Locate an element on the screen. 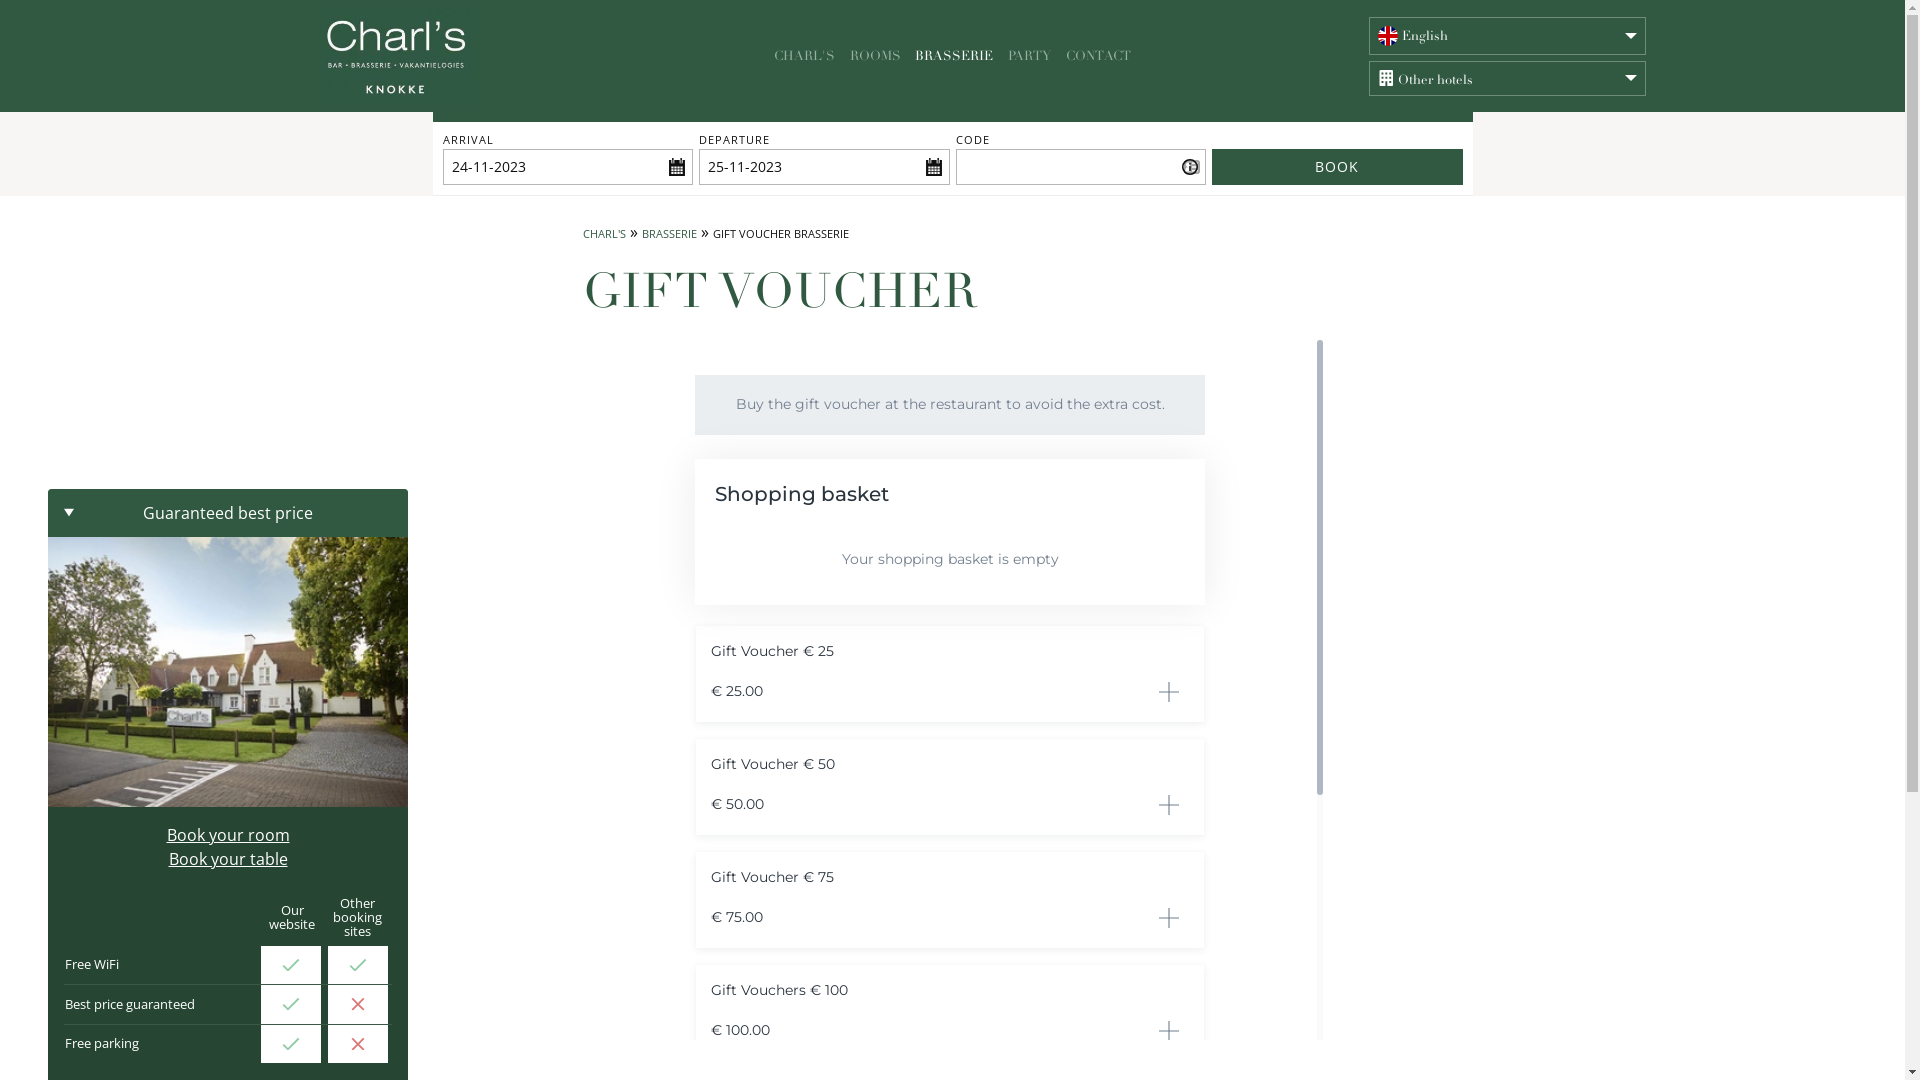 This screenshot has width=1920, height=1080. 'Book' is located at coordinates (1210, 165).